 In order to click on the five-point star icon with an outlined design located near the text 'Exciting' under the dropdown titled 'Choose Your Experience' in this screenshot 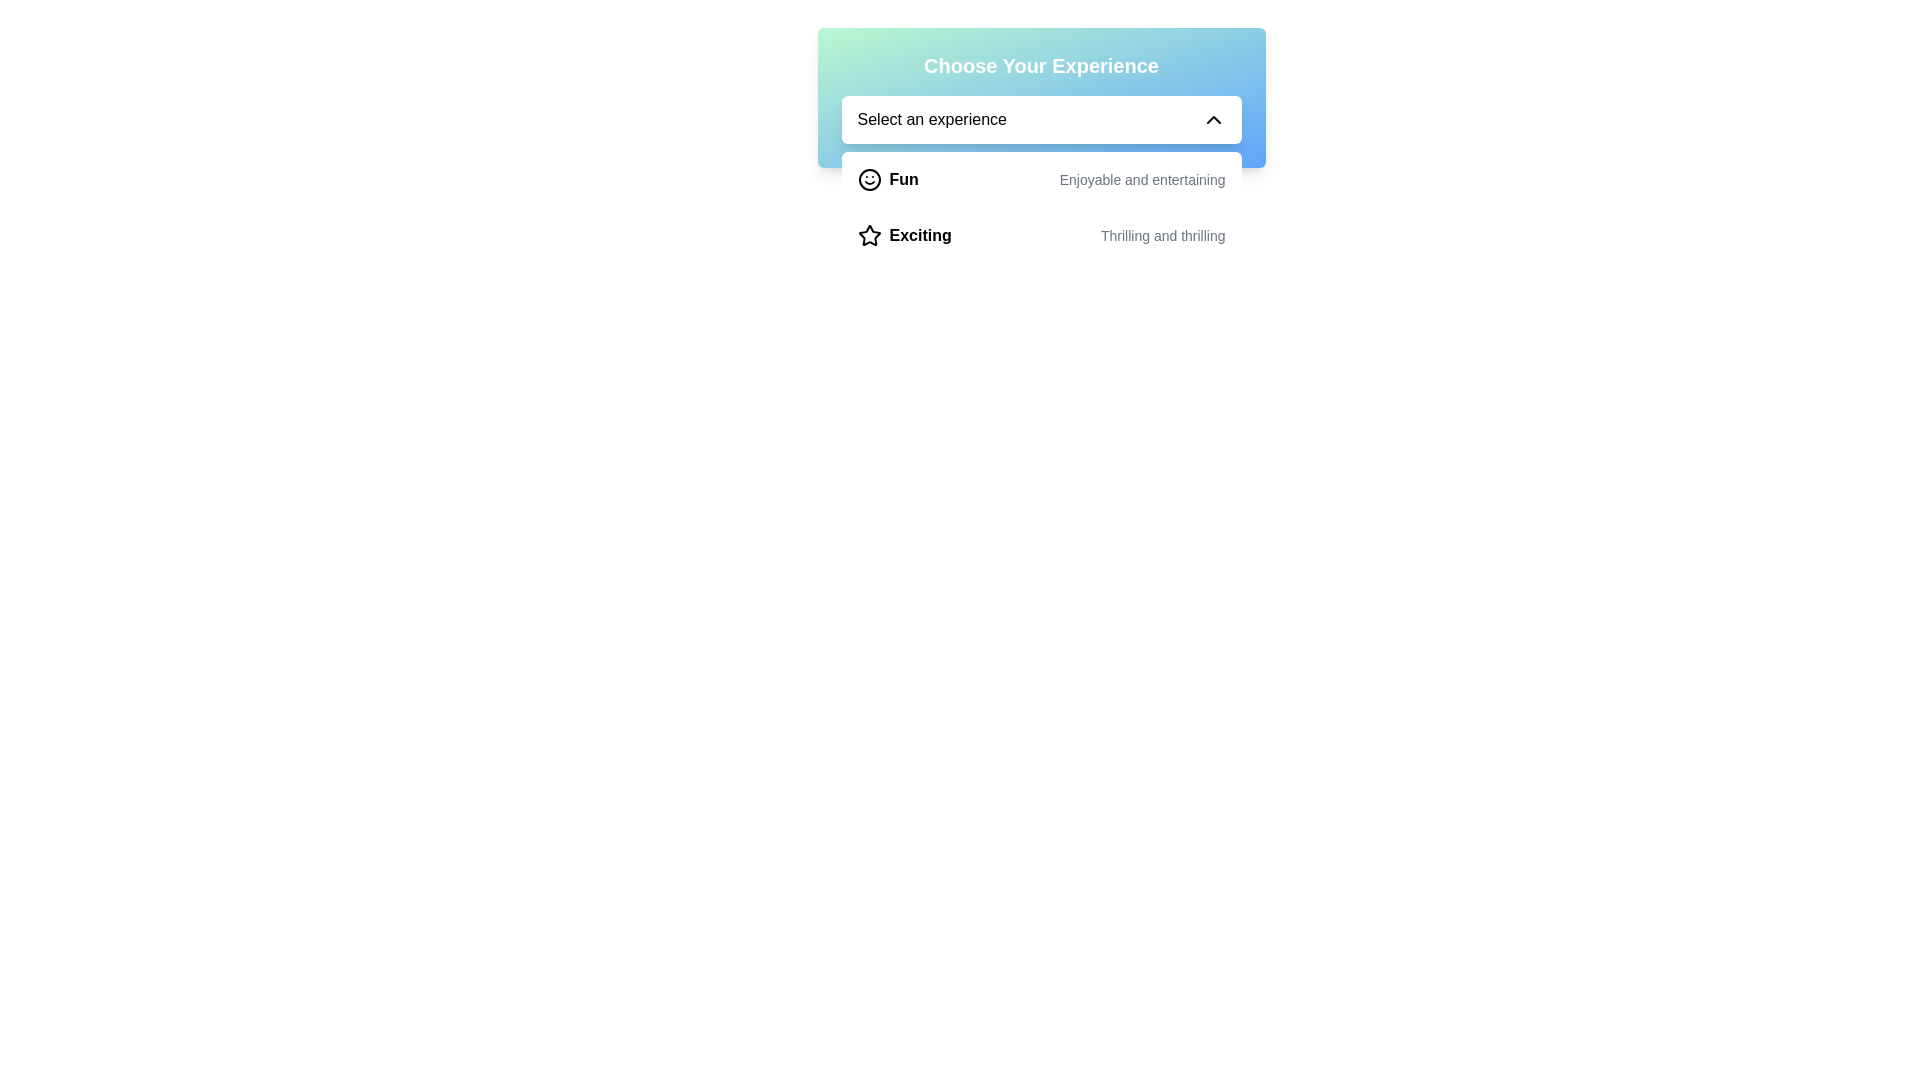, I will do `click(869, 234)`.